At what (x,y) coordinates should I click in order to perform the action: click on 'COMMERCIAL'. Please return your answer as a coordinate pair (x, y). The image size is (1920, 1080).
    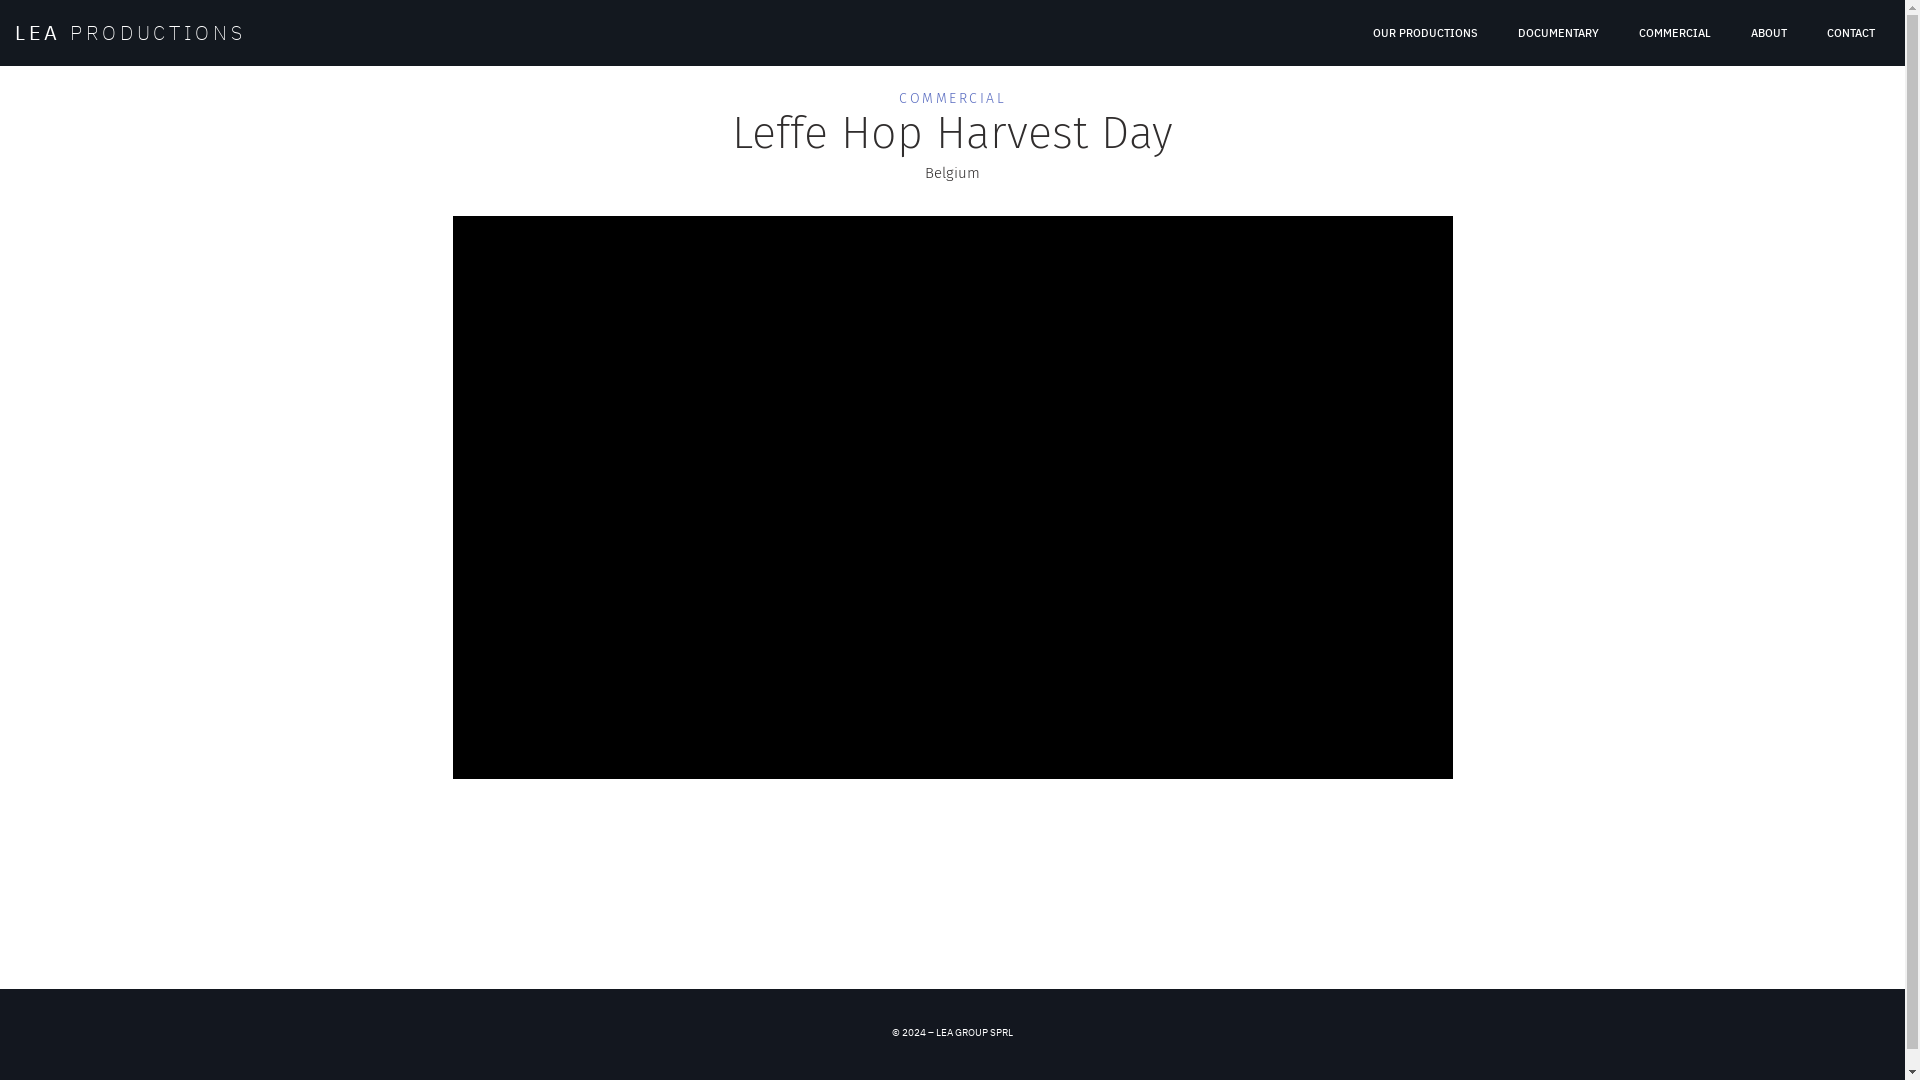
    Looking at the image, I should click on (897, 98).